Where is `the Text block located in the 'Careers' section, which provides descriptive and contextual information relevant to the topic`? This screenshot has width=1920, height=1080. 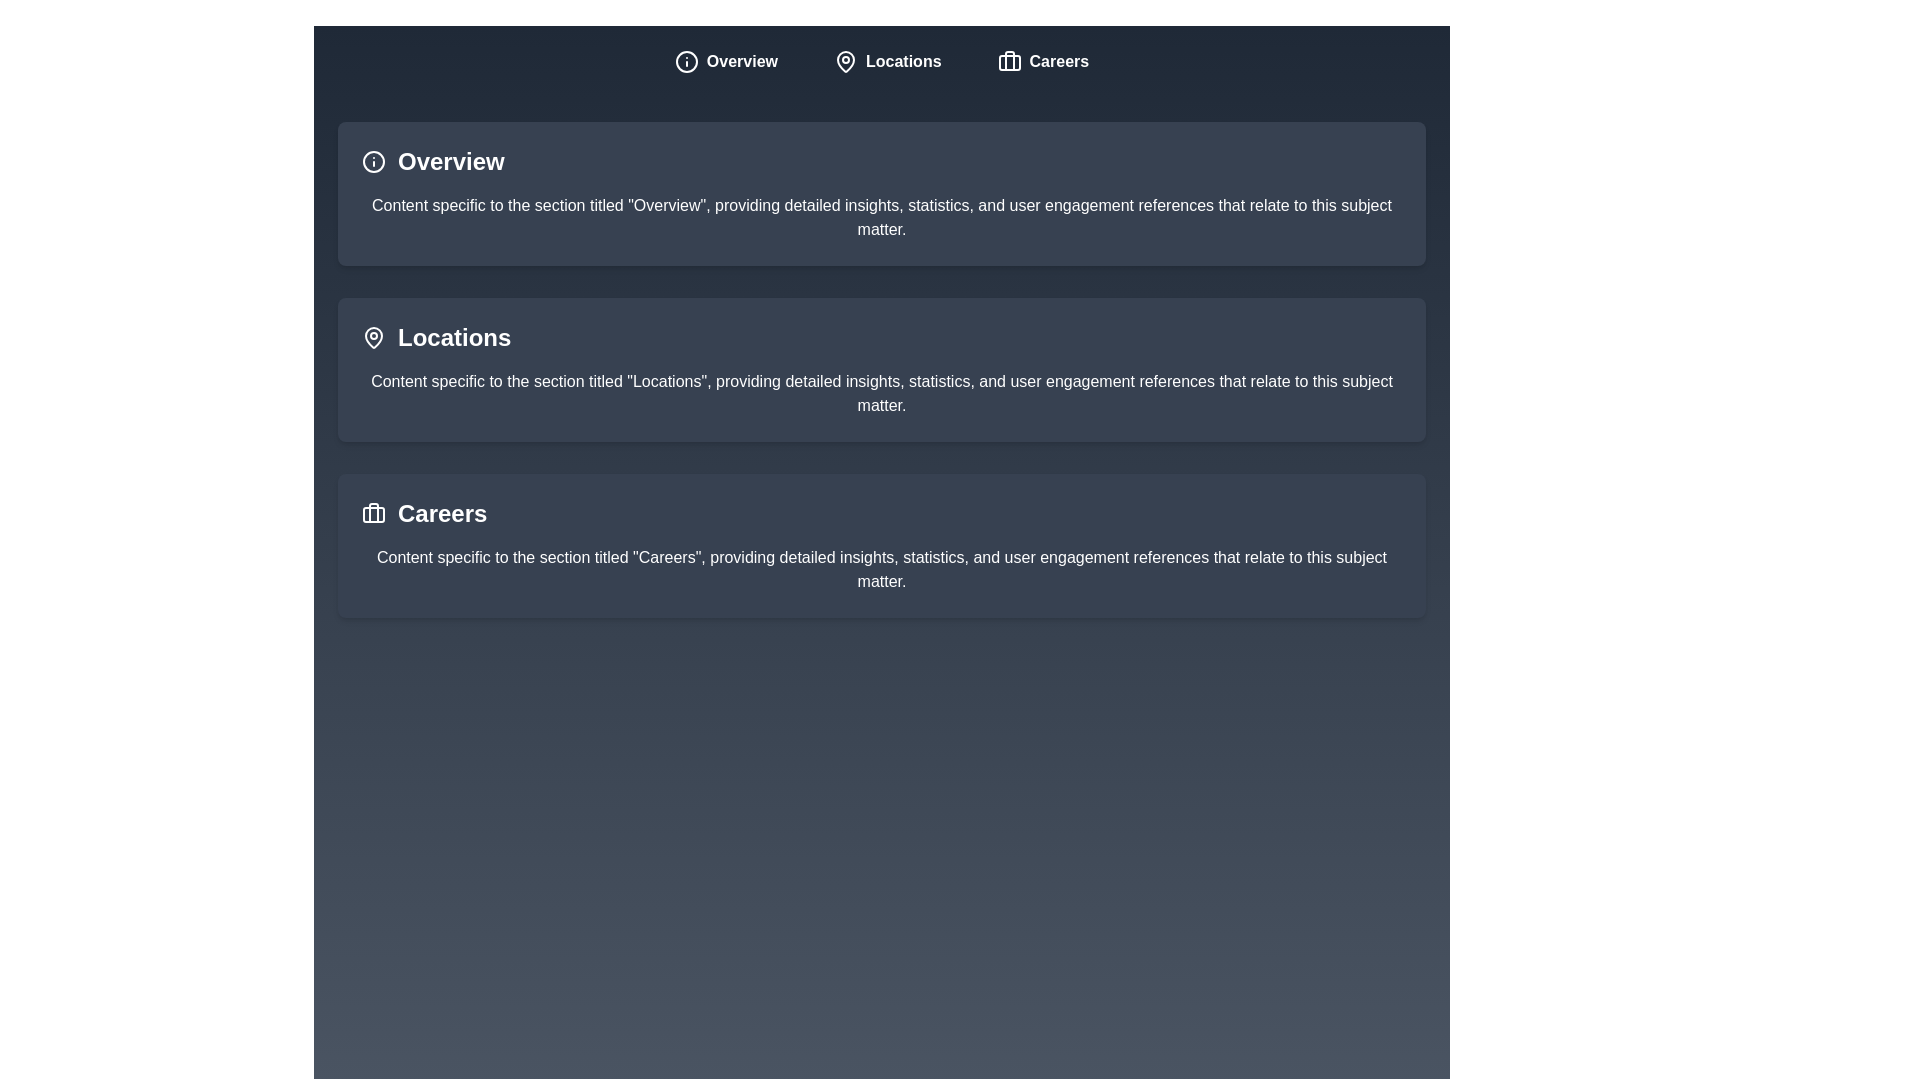
the Text block located in the 'Careers' section, which provides descriptive and contextual information relevant to the topic is located at coordinates (881, 570).